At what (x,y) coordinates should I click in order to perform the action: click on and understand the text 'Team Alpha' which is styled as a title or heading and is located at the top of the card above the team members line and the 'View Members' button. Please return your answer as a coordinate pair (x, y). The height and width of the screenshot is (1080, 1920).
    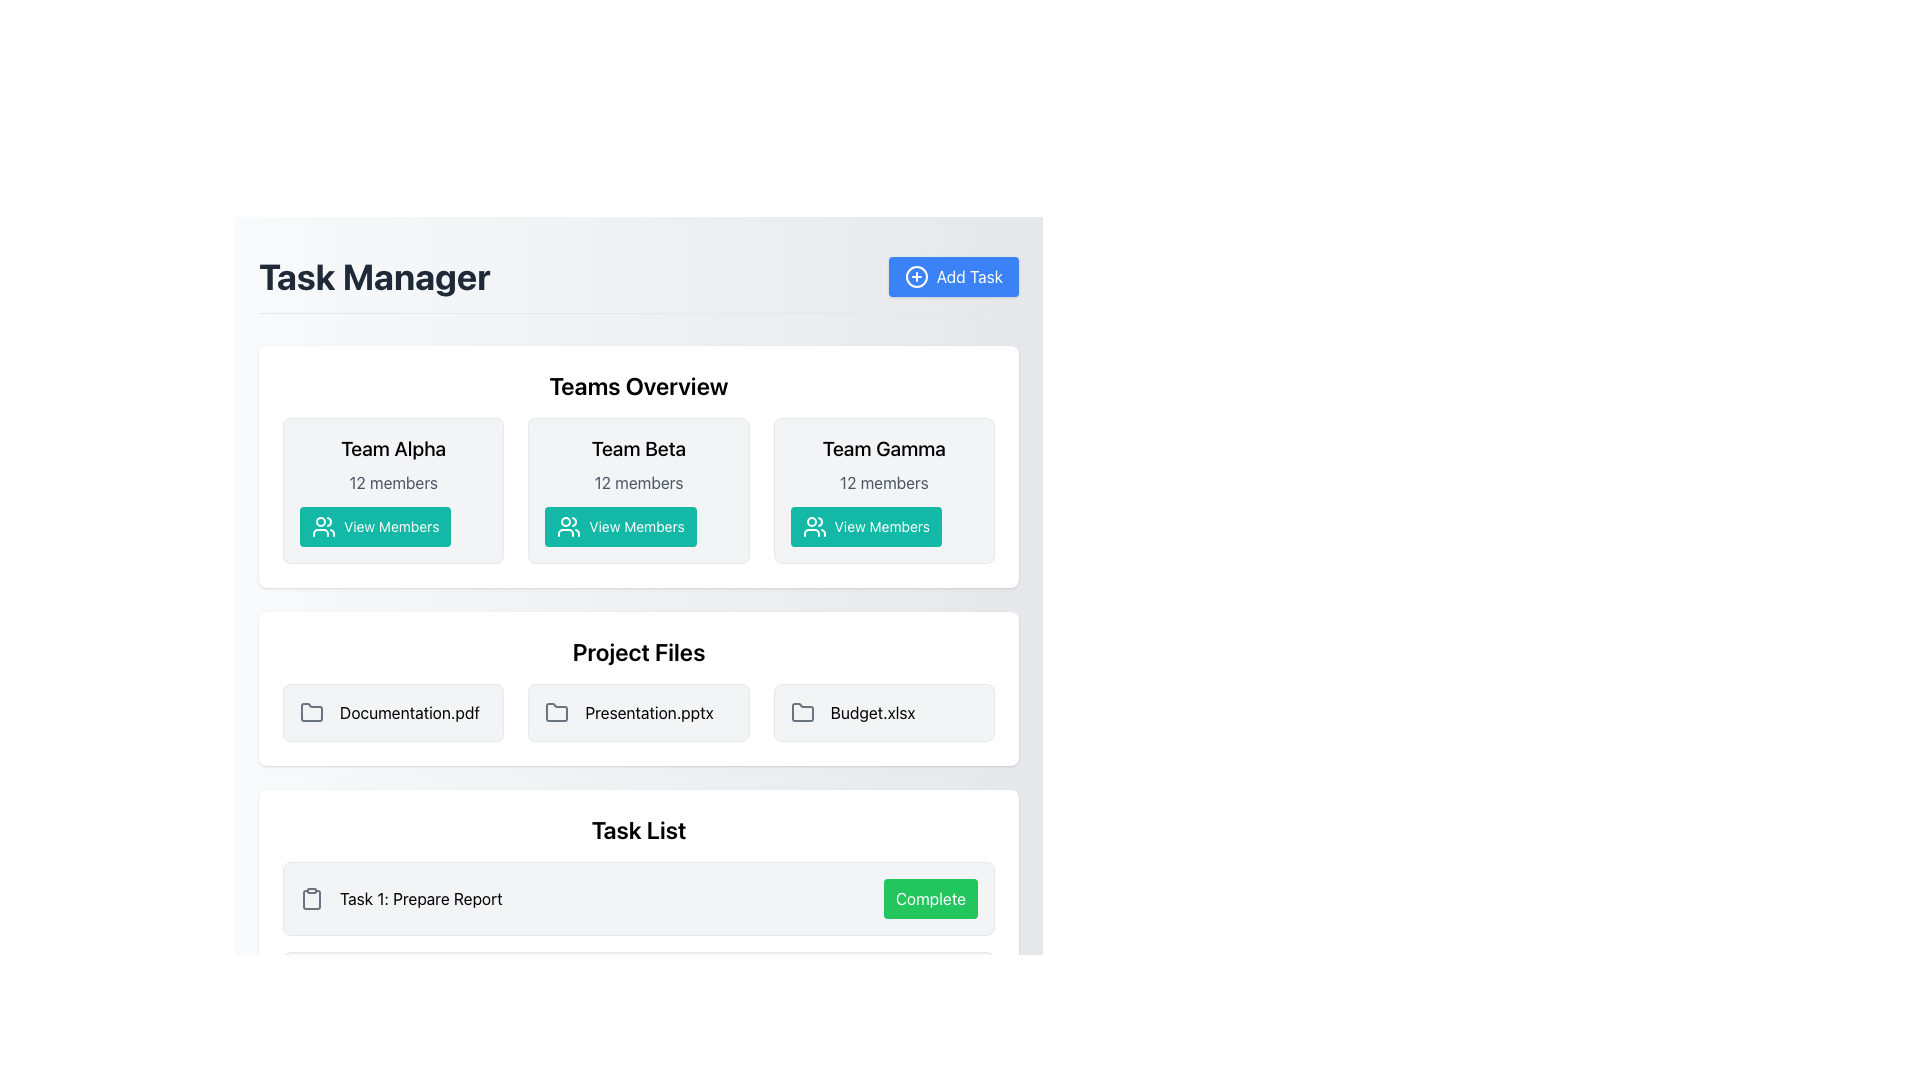
    Looking at the image, I should click on (393, 447).